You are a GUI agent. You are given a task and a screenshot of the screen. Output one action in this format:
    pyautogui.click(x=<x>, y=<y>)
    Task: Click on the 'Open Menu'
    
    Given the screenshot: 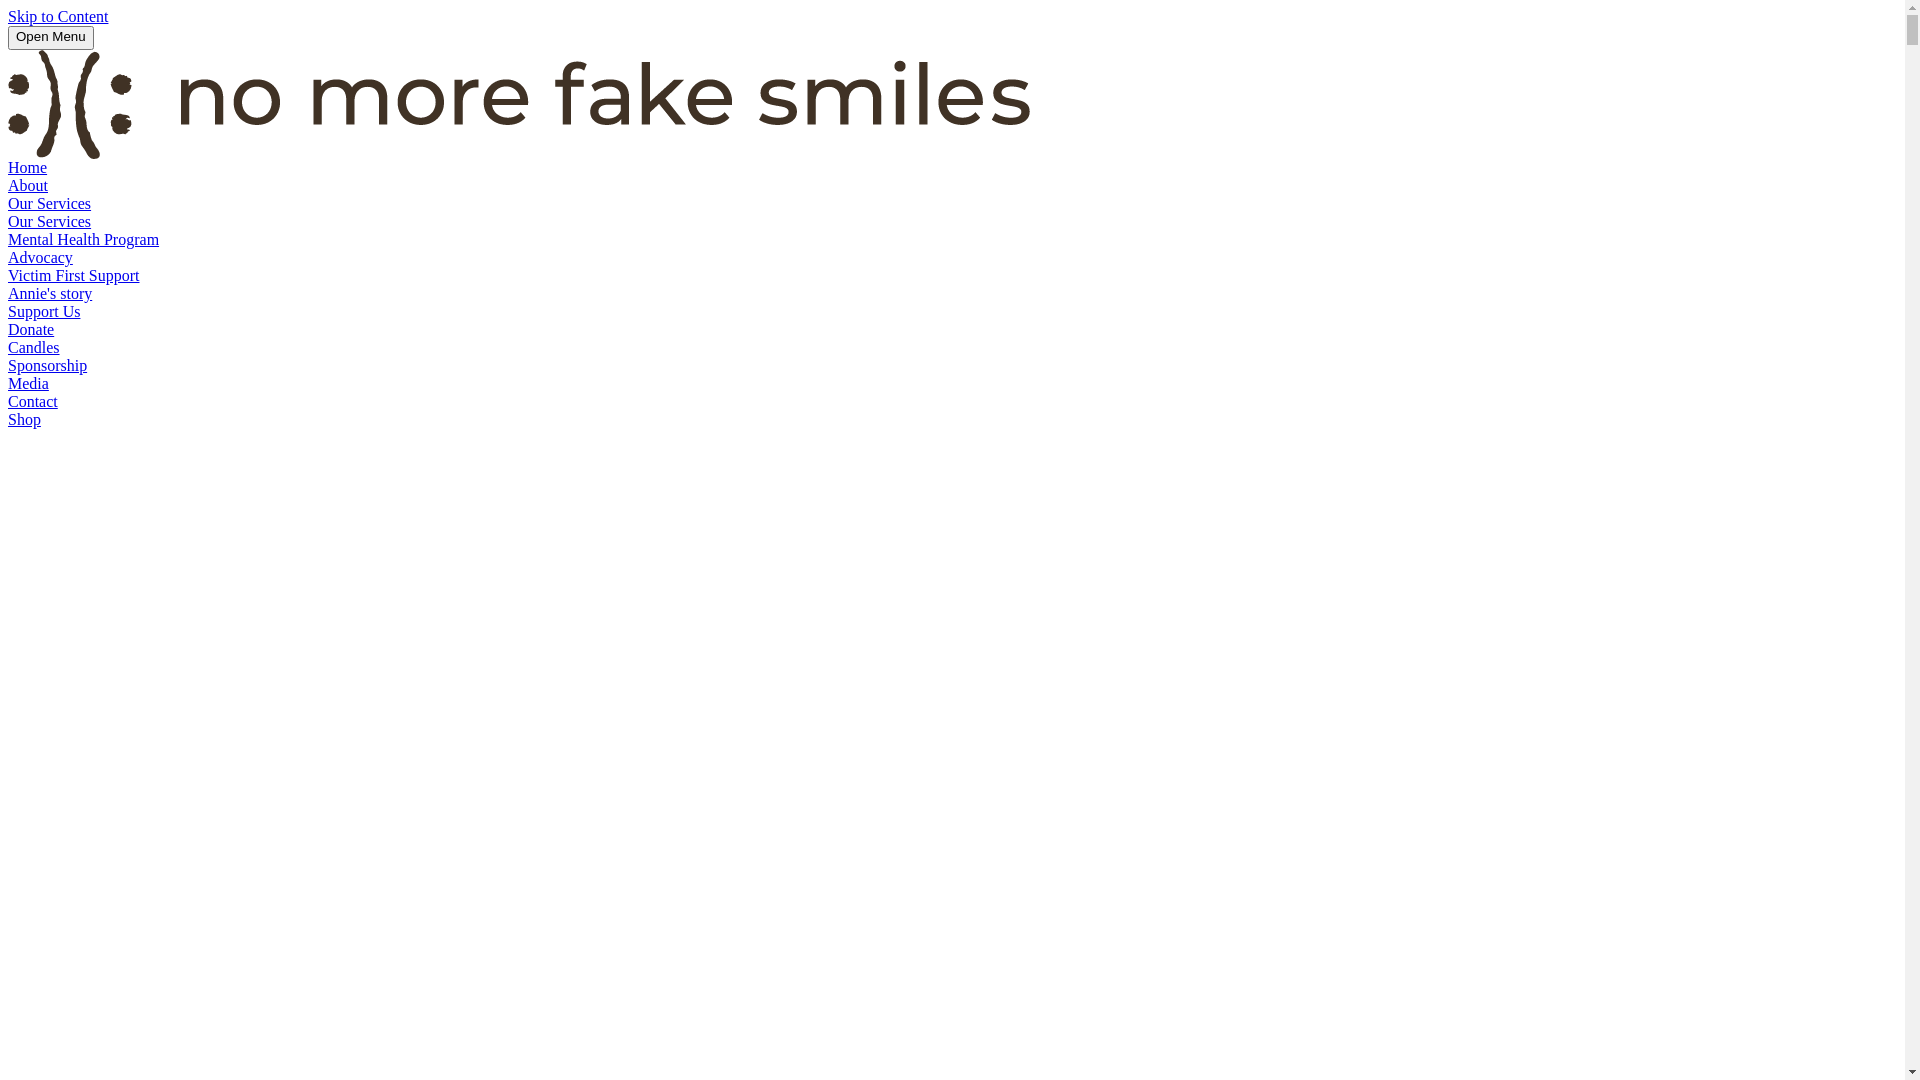 What is the action you would take?
    pyautogui.click(x=51, y=38)
    